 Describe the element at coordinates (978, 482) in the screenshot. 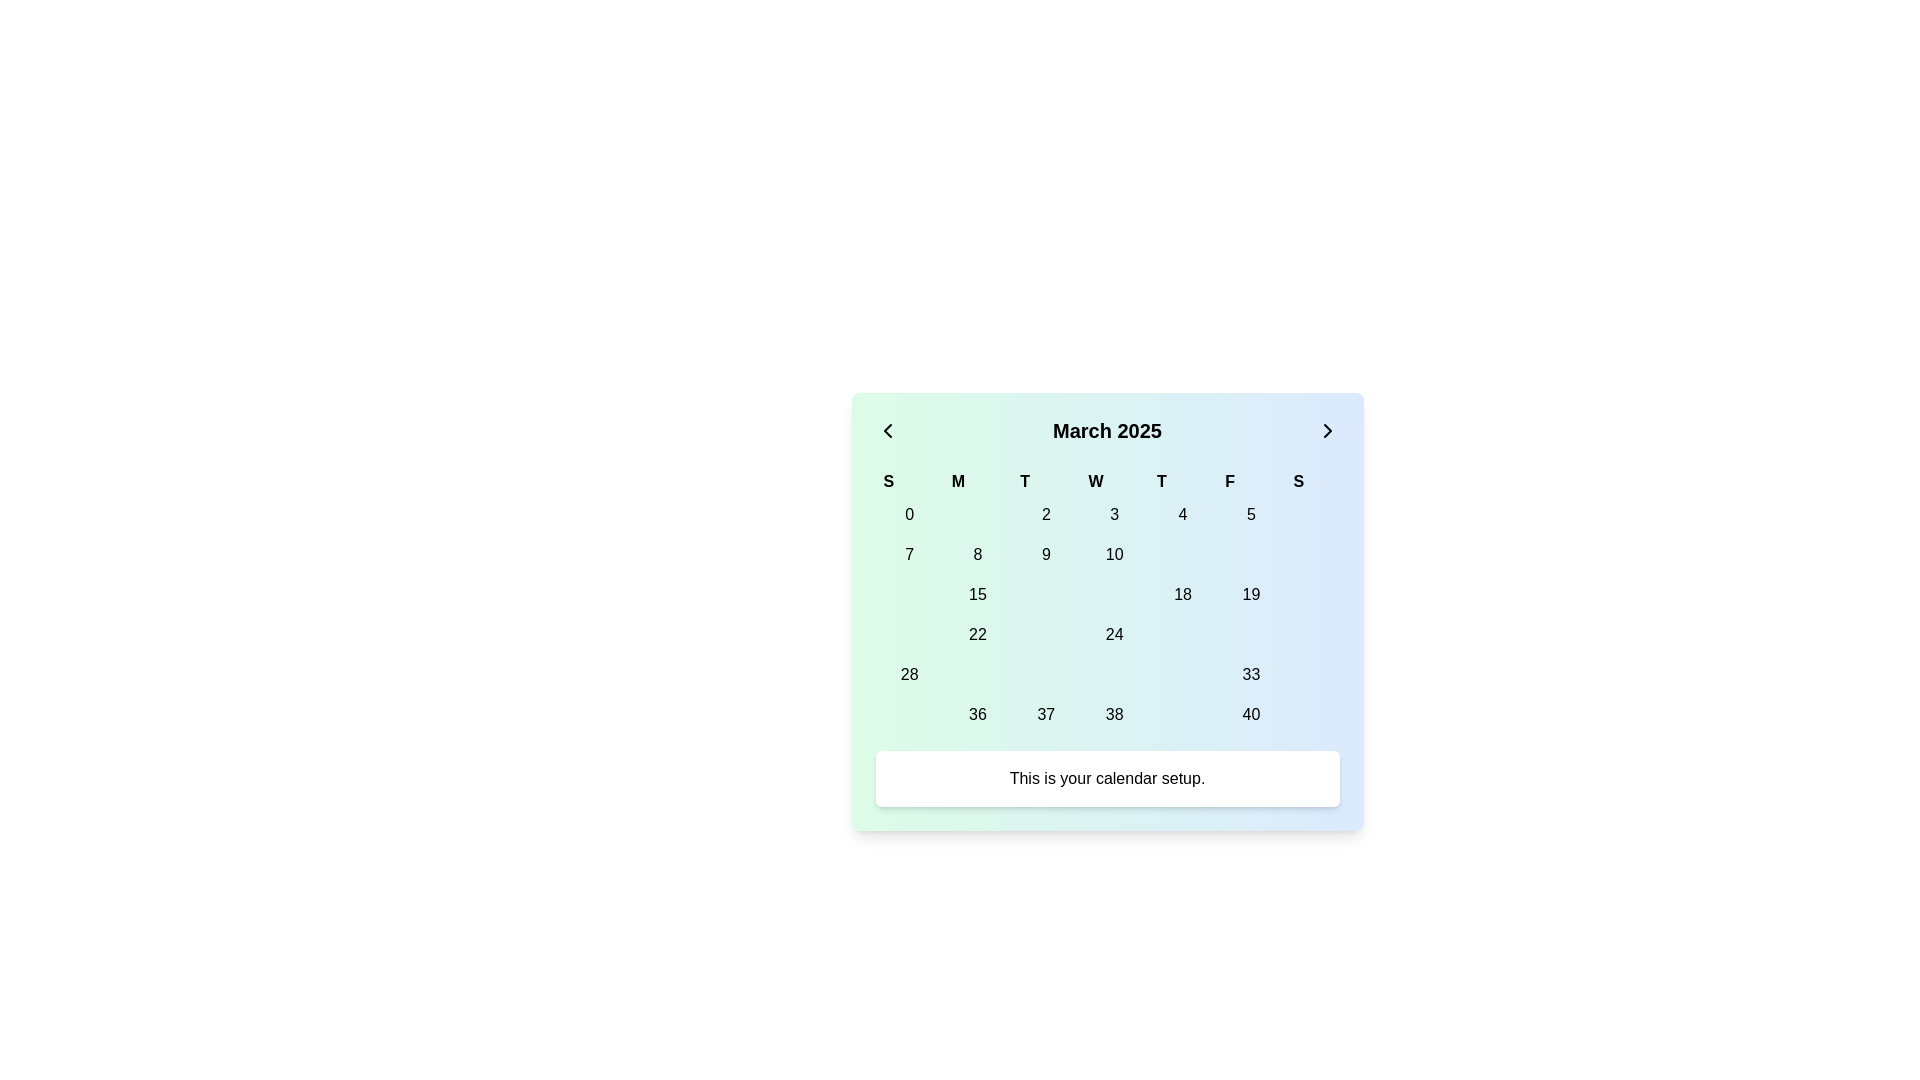

I see `the bold letter 'M' representing Monday in the calendar interface, which is the second item in the sequence of days of the week, located horizontally centered under 'March 2025'` at that location.